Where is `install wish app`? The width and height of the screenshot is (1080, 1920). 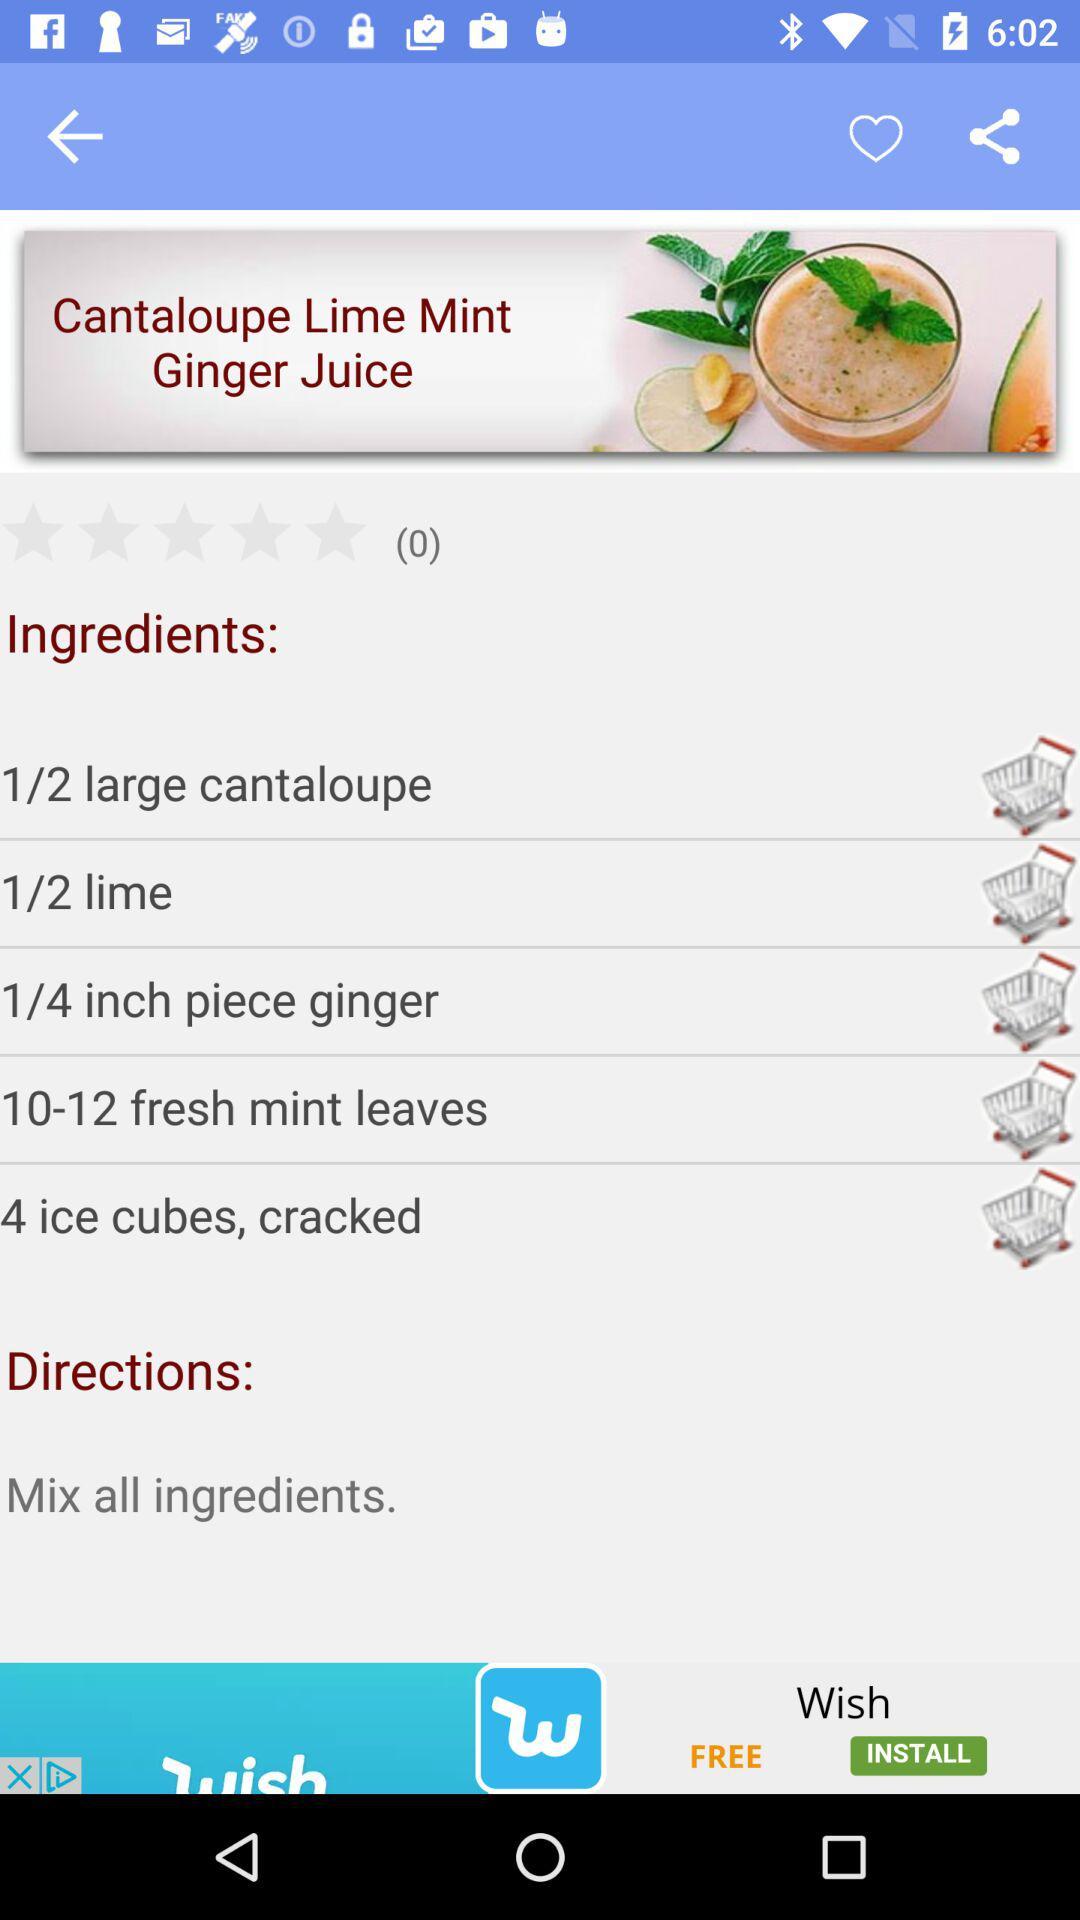 install wish app is located at coordinates (540, 1727).